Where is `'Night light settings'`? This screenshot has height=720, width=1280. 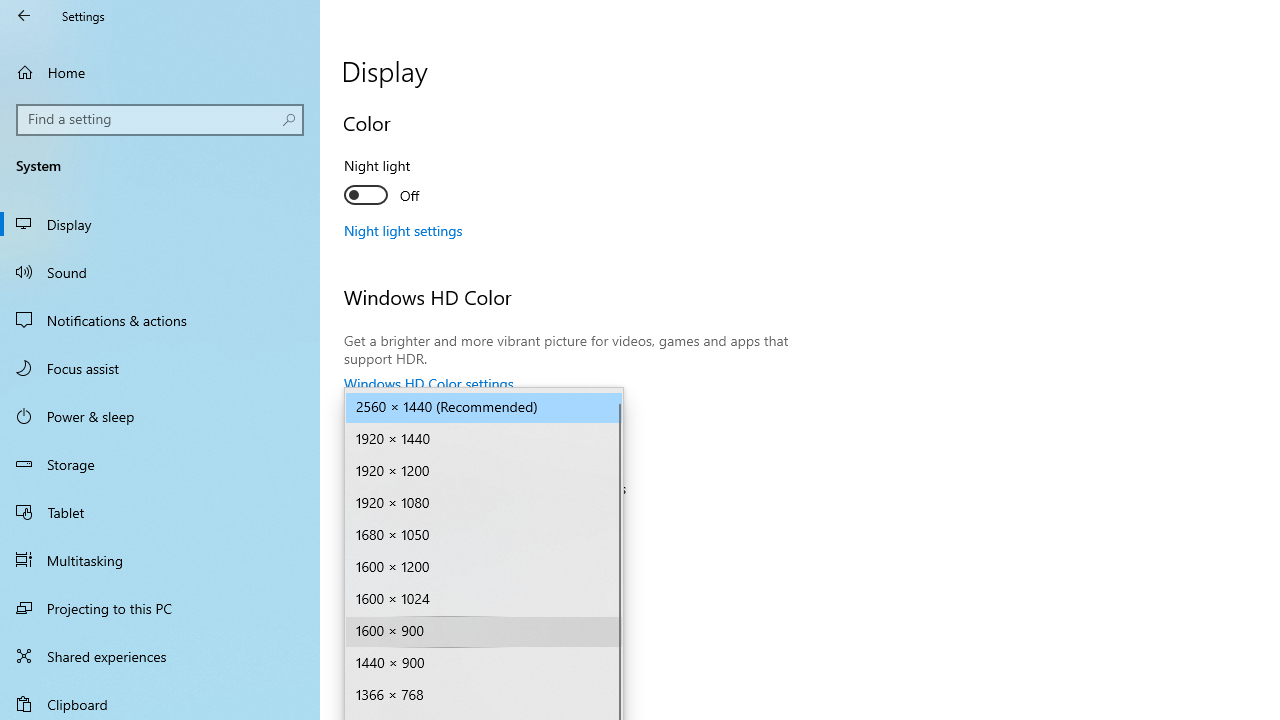
'Night light settings' is located at coordinates (402, 229).